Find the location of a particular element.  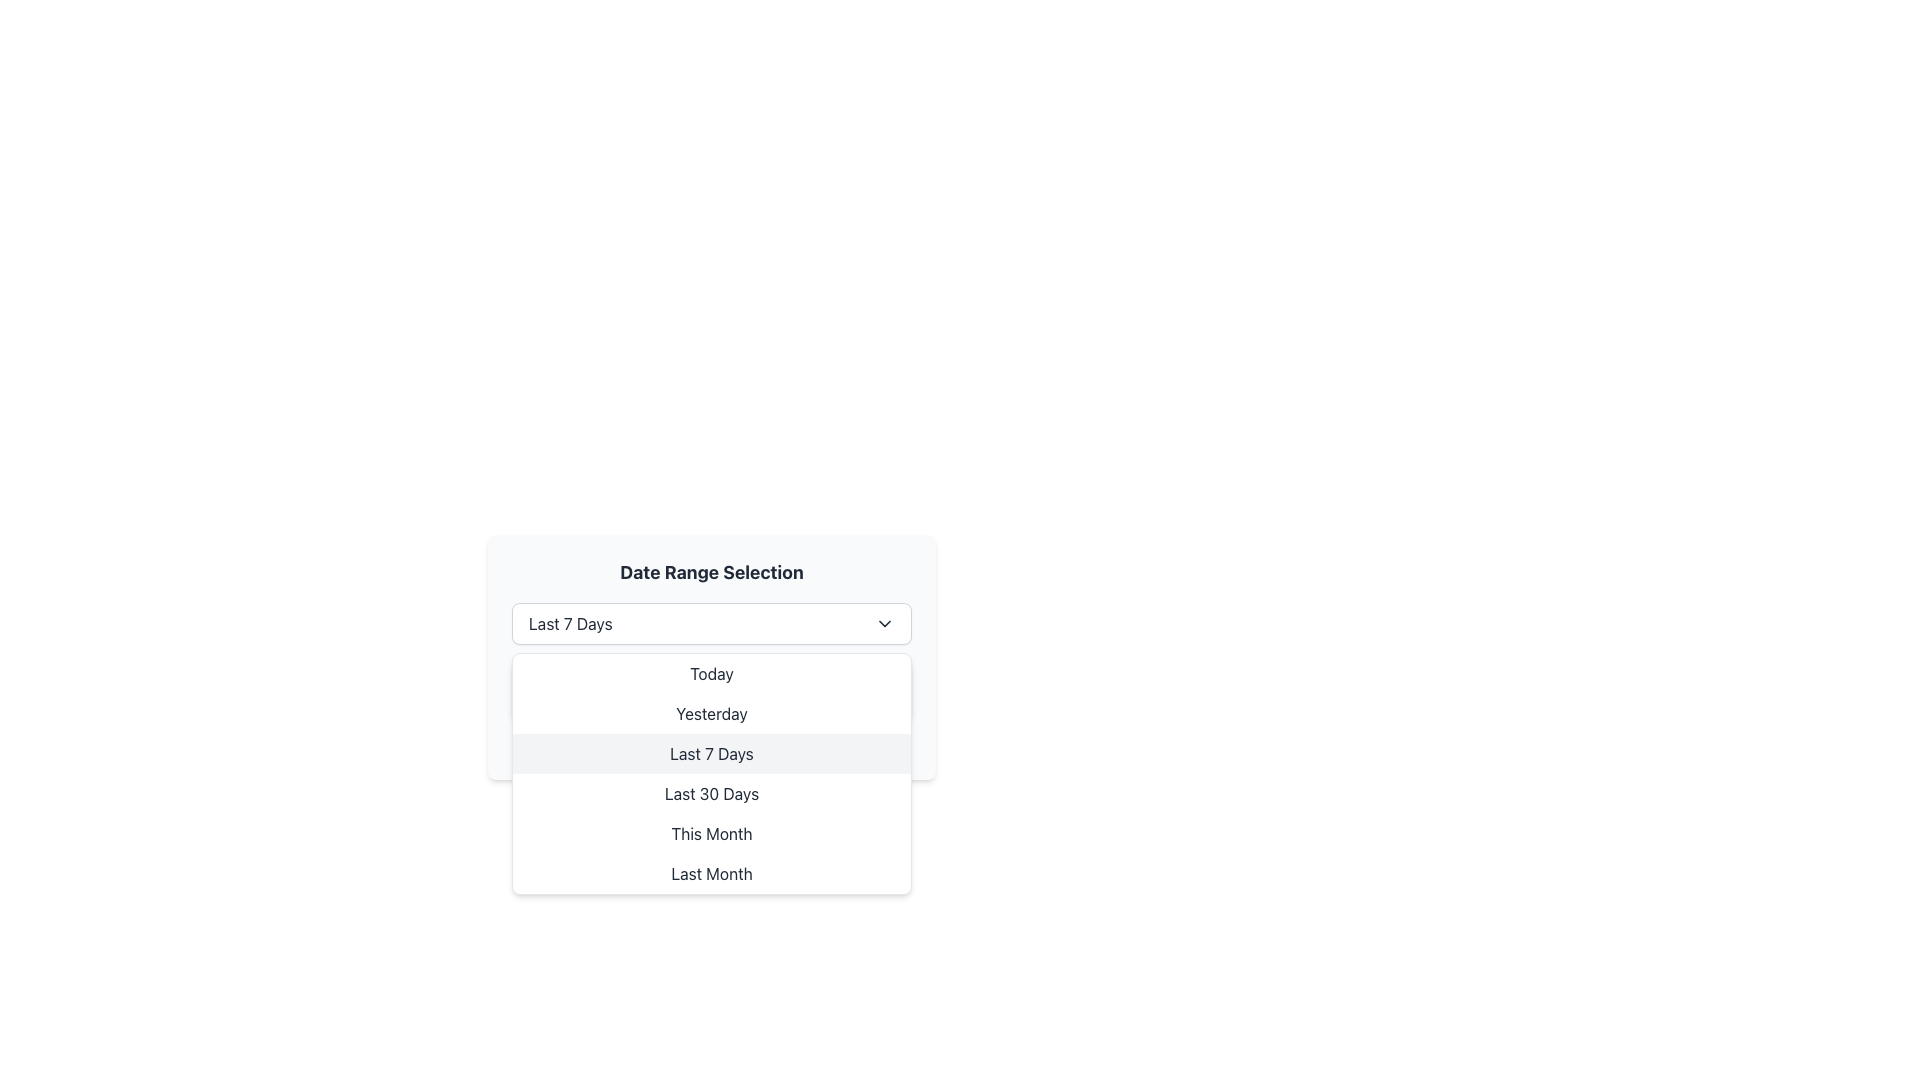

the 'Last 7 Days' dropdown menu is located at coordinates (711, 623).